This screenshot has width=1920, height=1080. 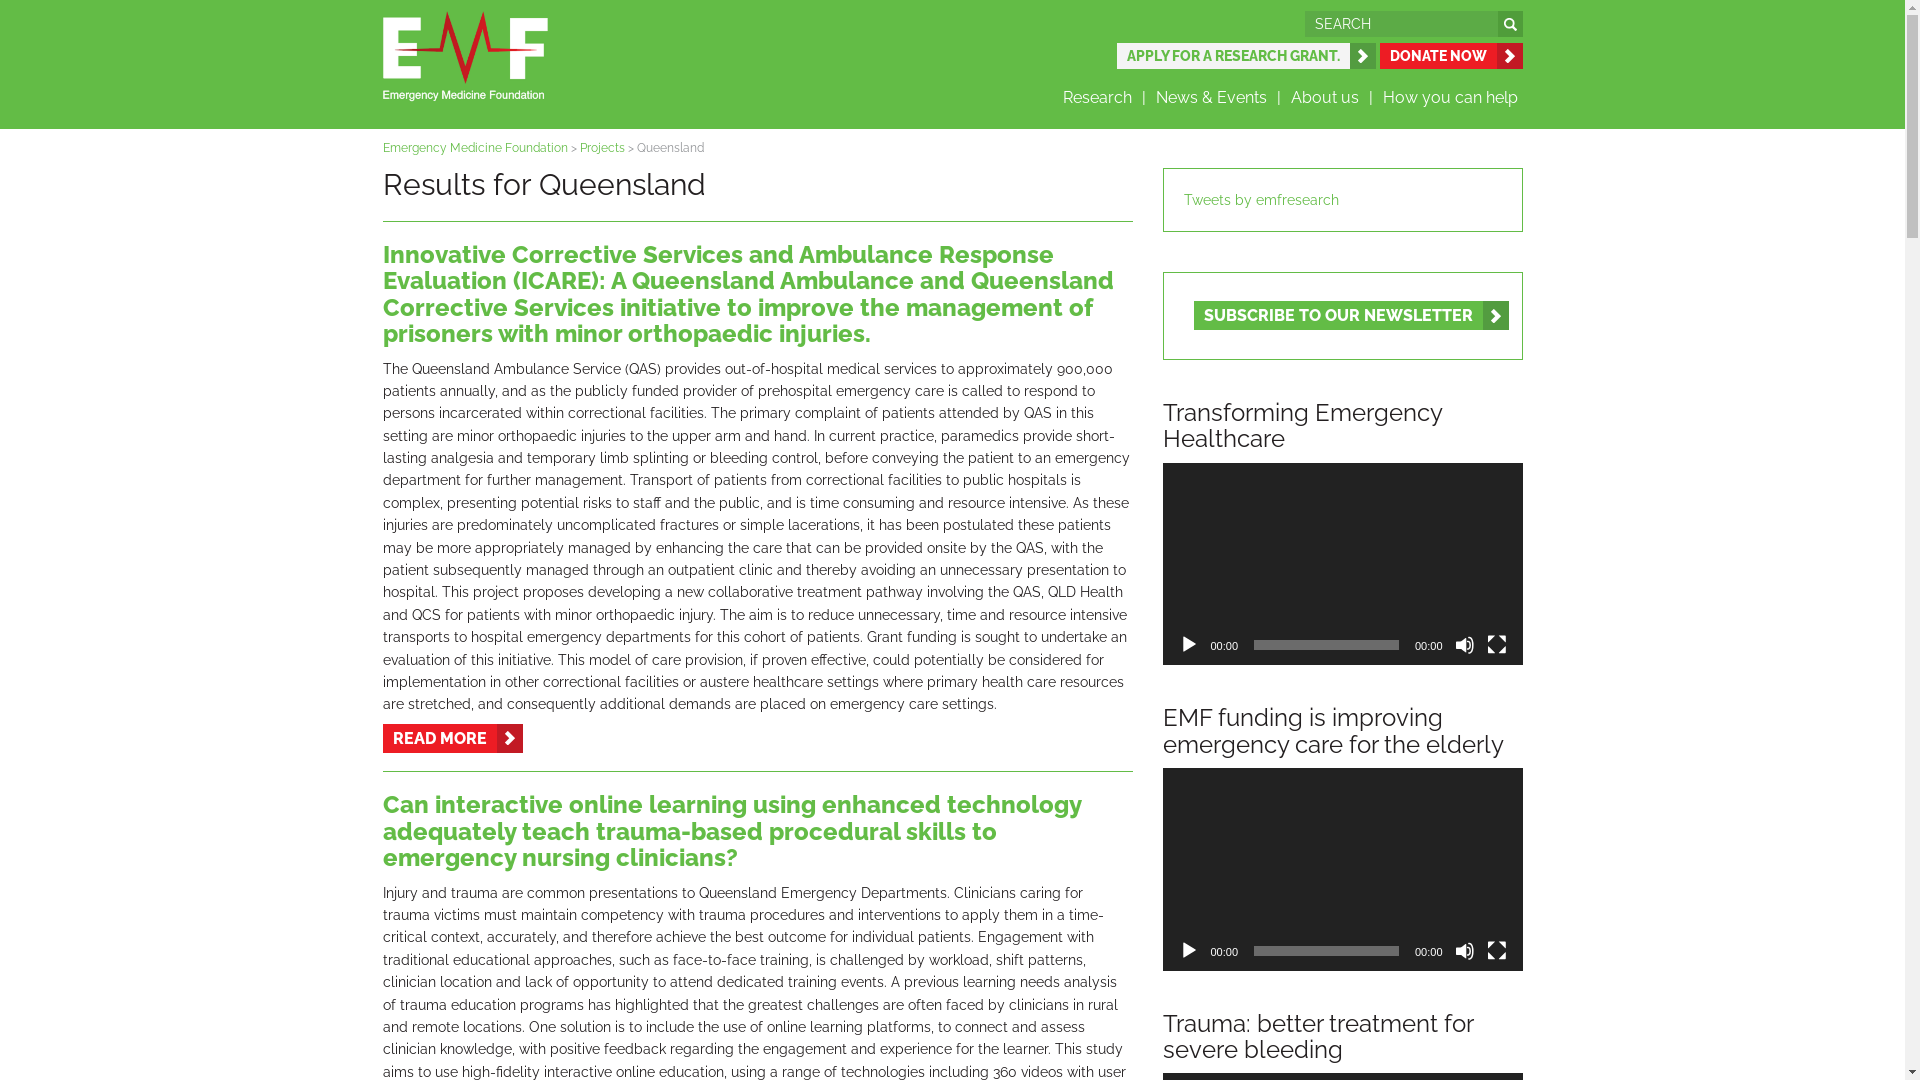 What do you see at coordinates (1216, 97) in the screenshot?
I see `'News & Events'` at bounding box center [1216, 97].